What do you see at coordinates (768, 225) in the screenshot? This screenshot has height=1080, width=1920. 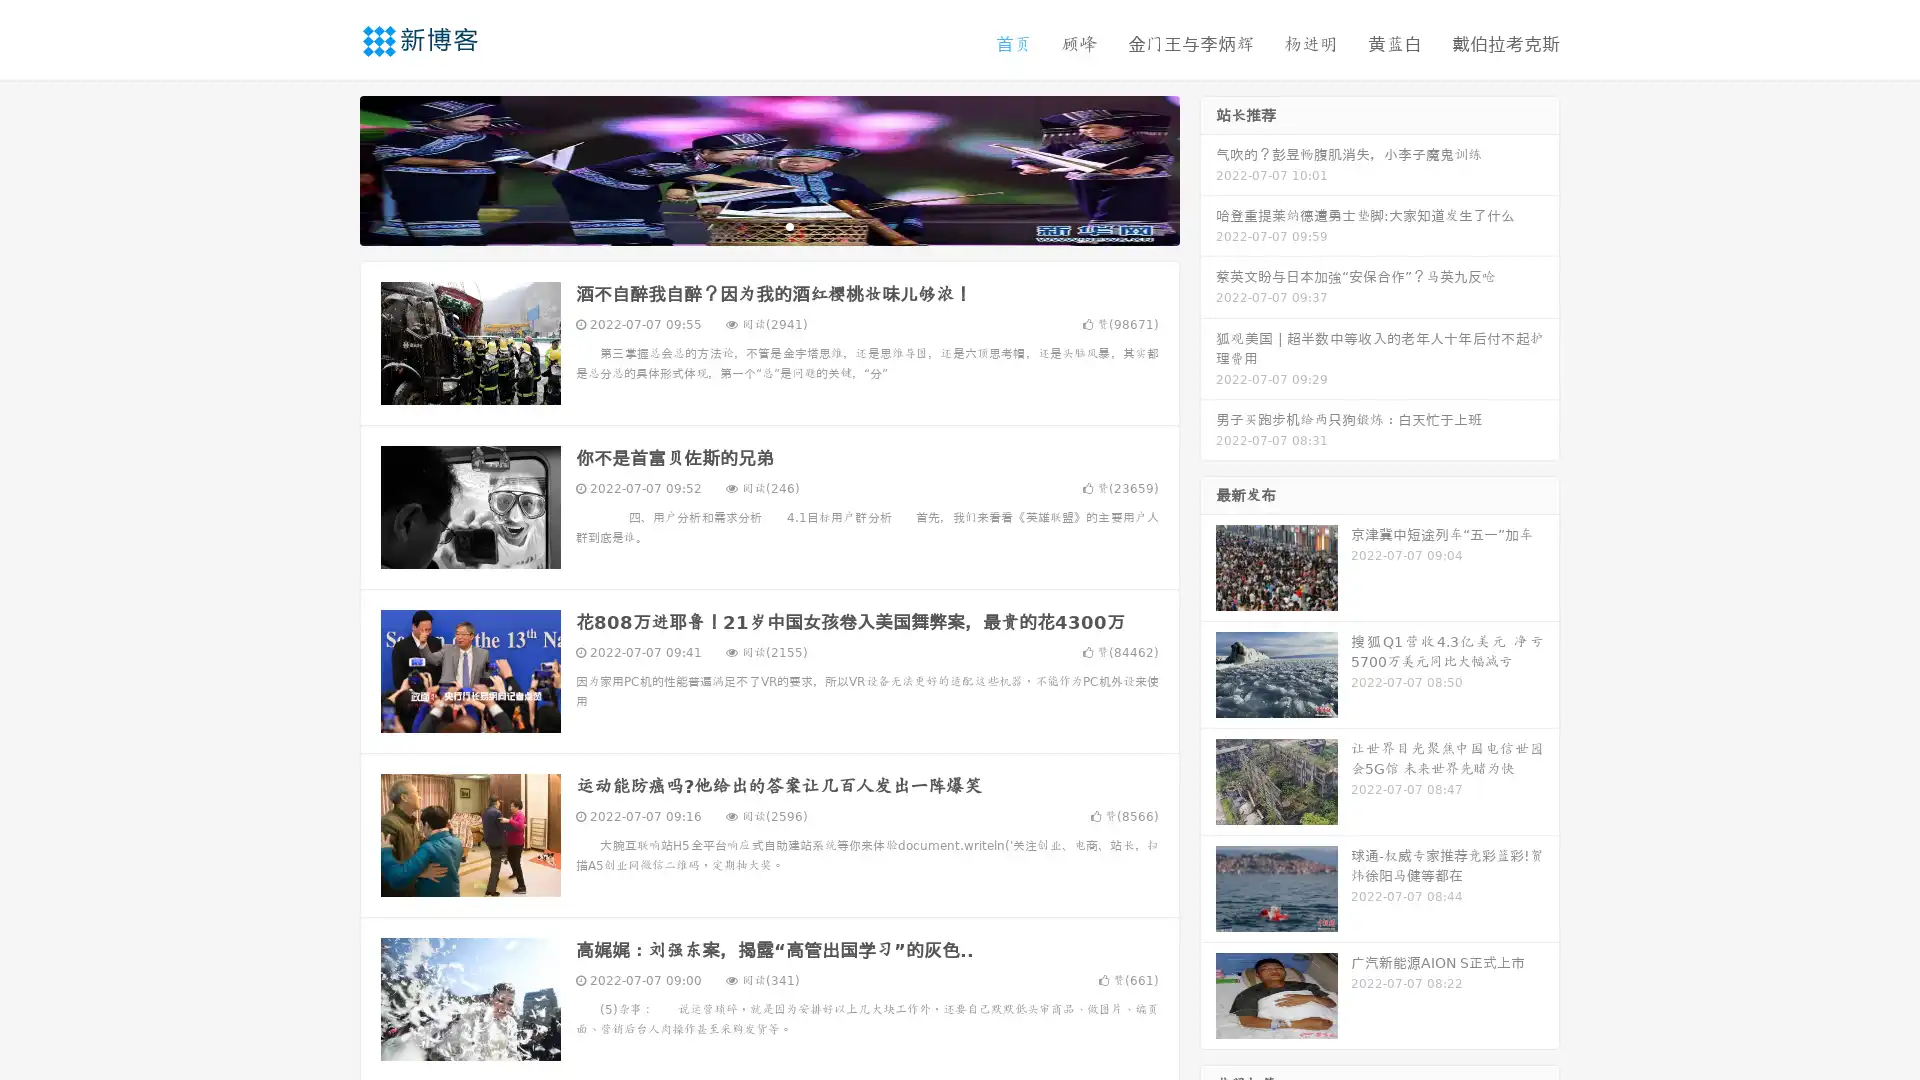 I see `Go to slide 2` at bounding box center [768, 225].